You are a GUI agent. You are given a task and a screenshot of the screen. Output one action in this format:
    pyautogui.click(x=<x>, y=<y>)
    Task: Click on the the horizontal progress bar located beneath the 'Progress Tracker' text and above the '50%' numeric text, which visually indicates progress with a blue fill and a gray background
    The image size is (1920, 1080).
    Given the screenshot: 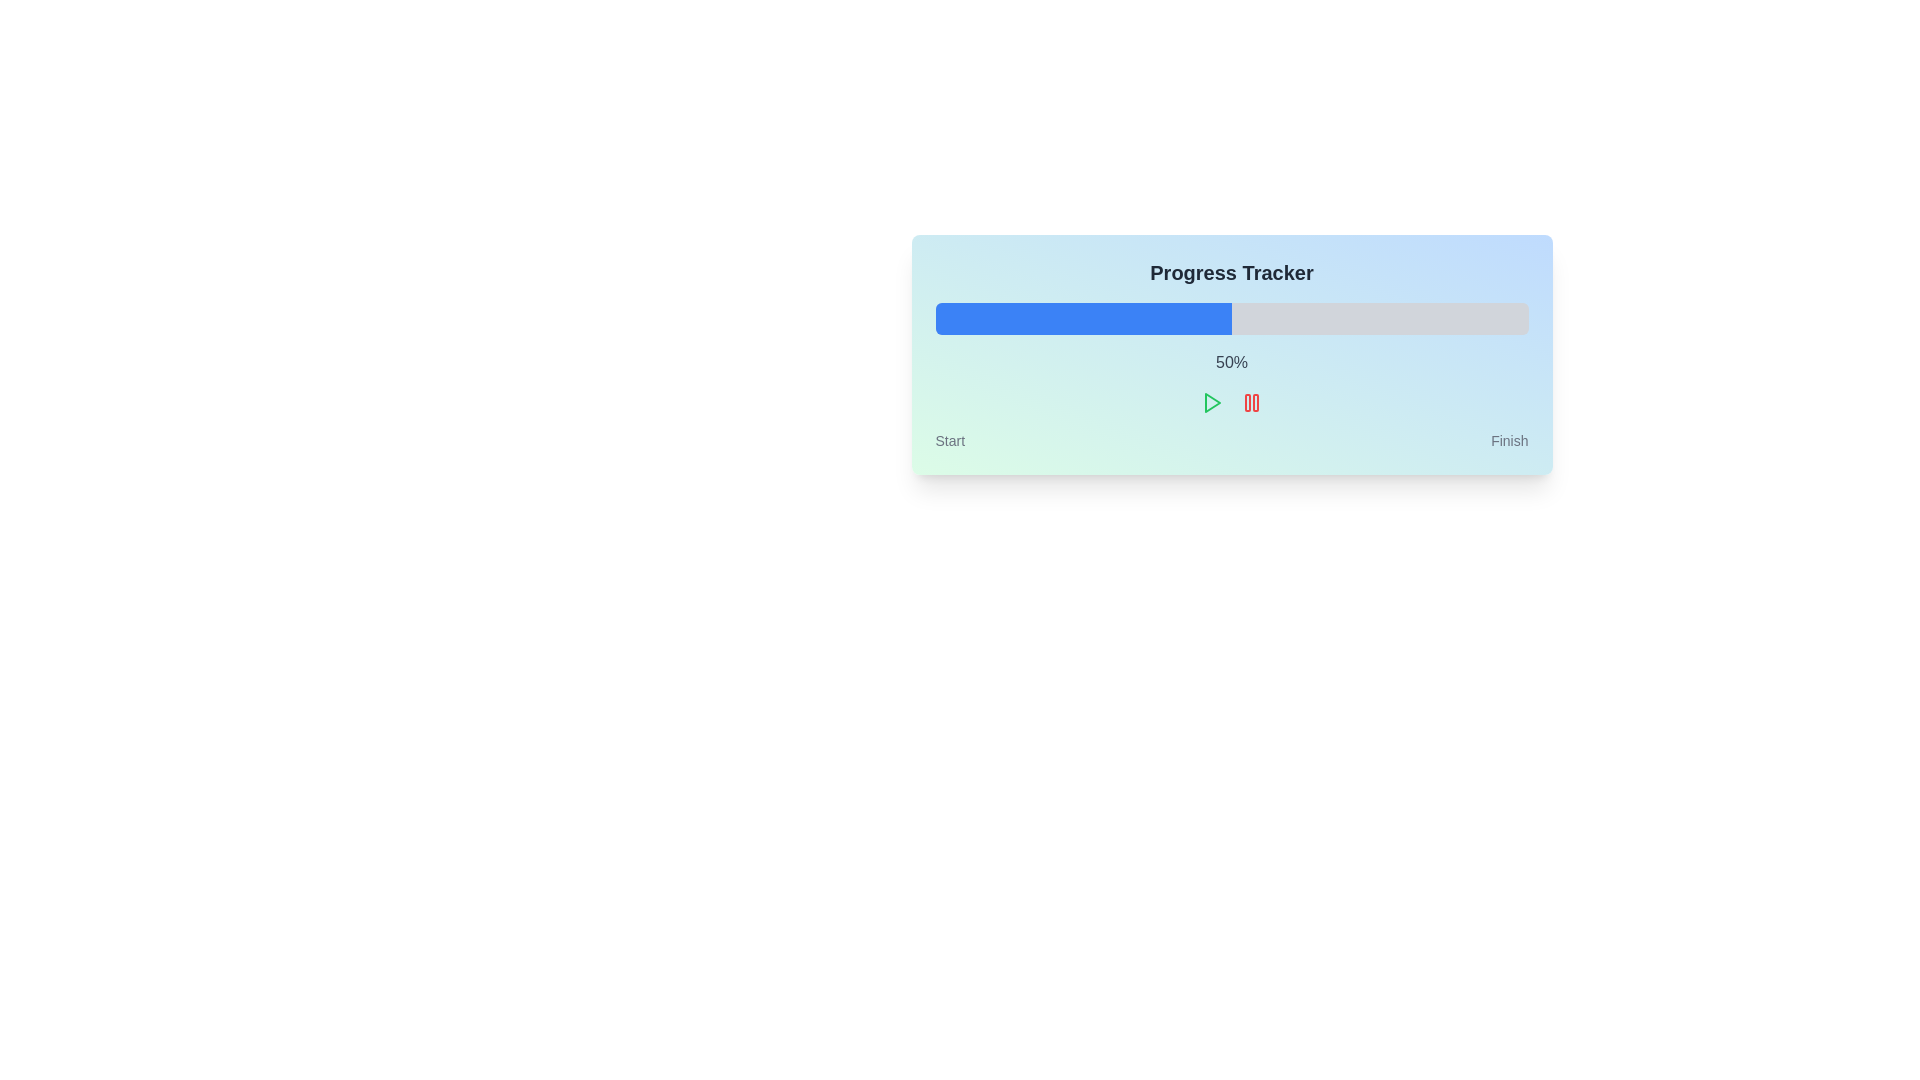 What is the action you would take?
    pyautogui.click(x=1231, y=318)
    